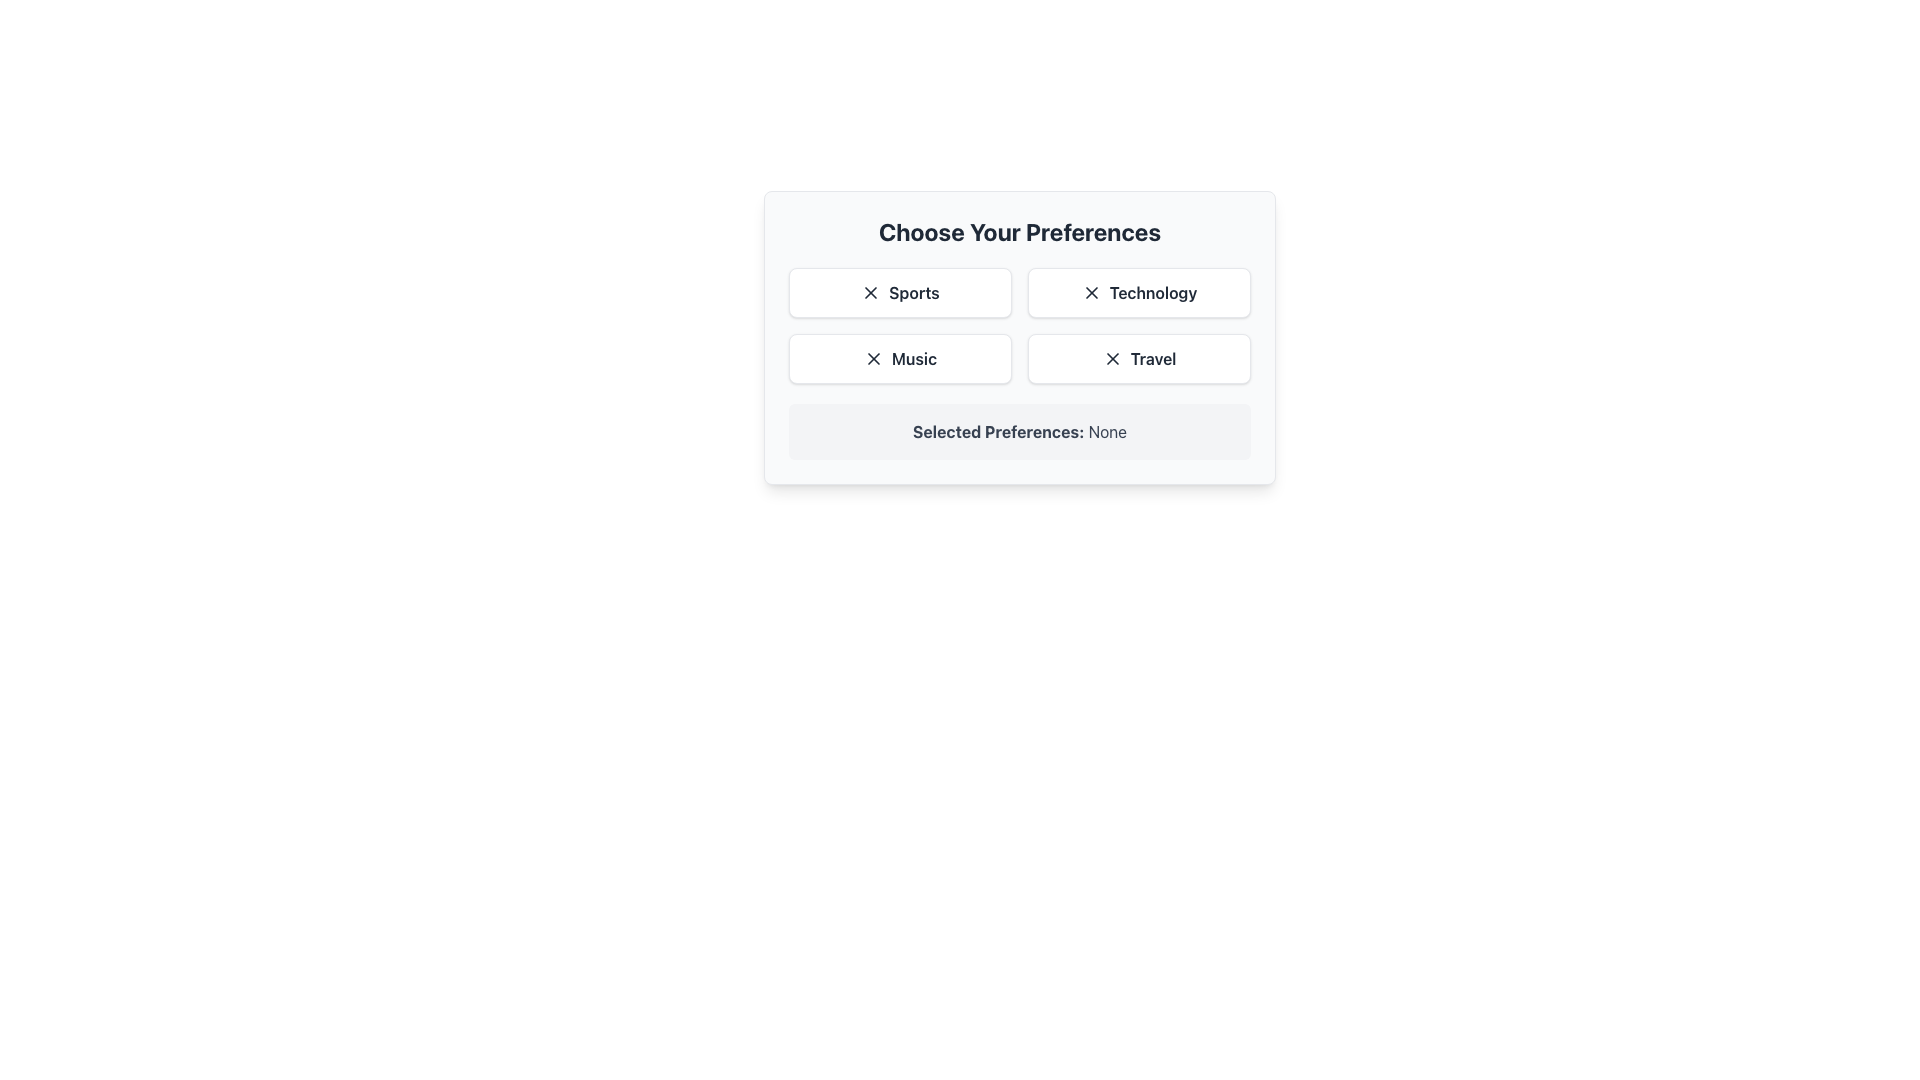 Image resolution: width=1920 pixels, height=1080 pixels. What do you see at coordinates (1153, 293) in the screenshot?
I see `on the 'Technology' label text located next` at bounding box center [1153, 293].